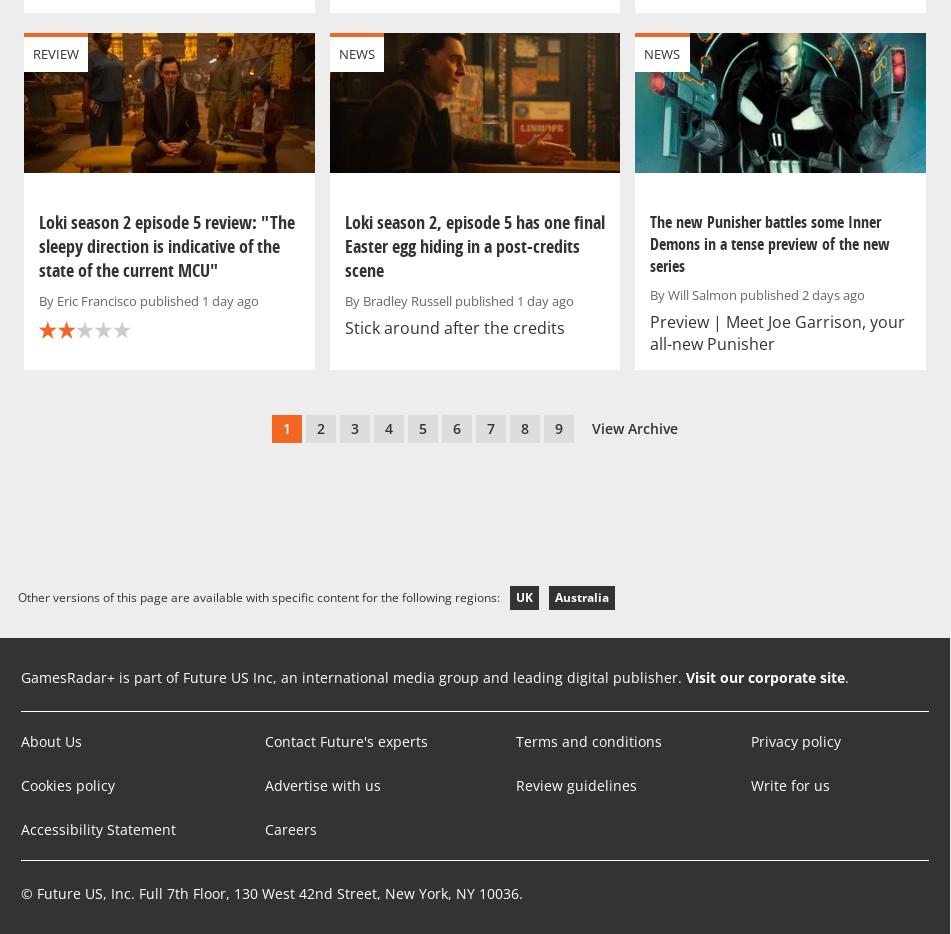 This screenshot has height=934, width=951. Describe the element at coordinates (320, 428) in the screenshot. I see `'2'` at that location.